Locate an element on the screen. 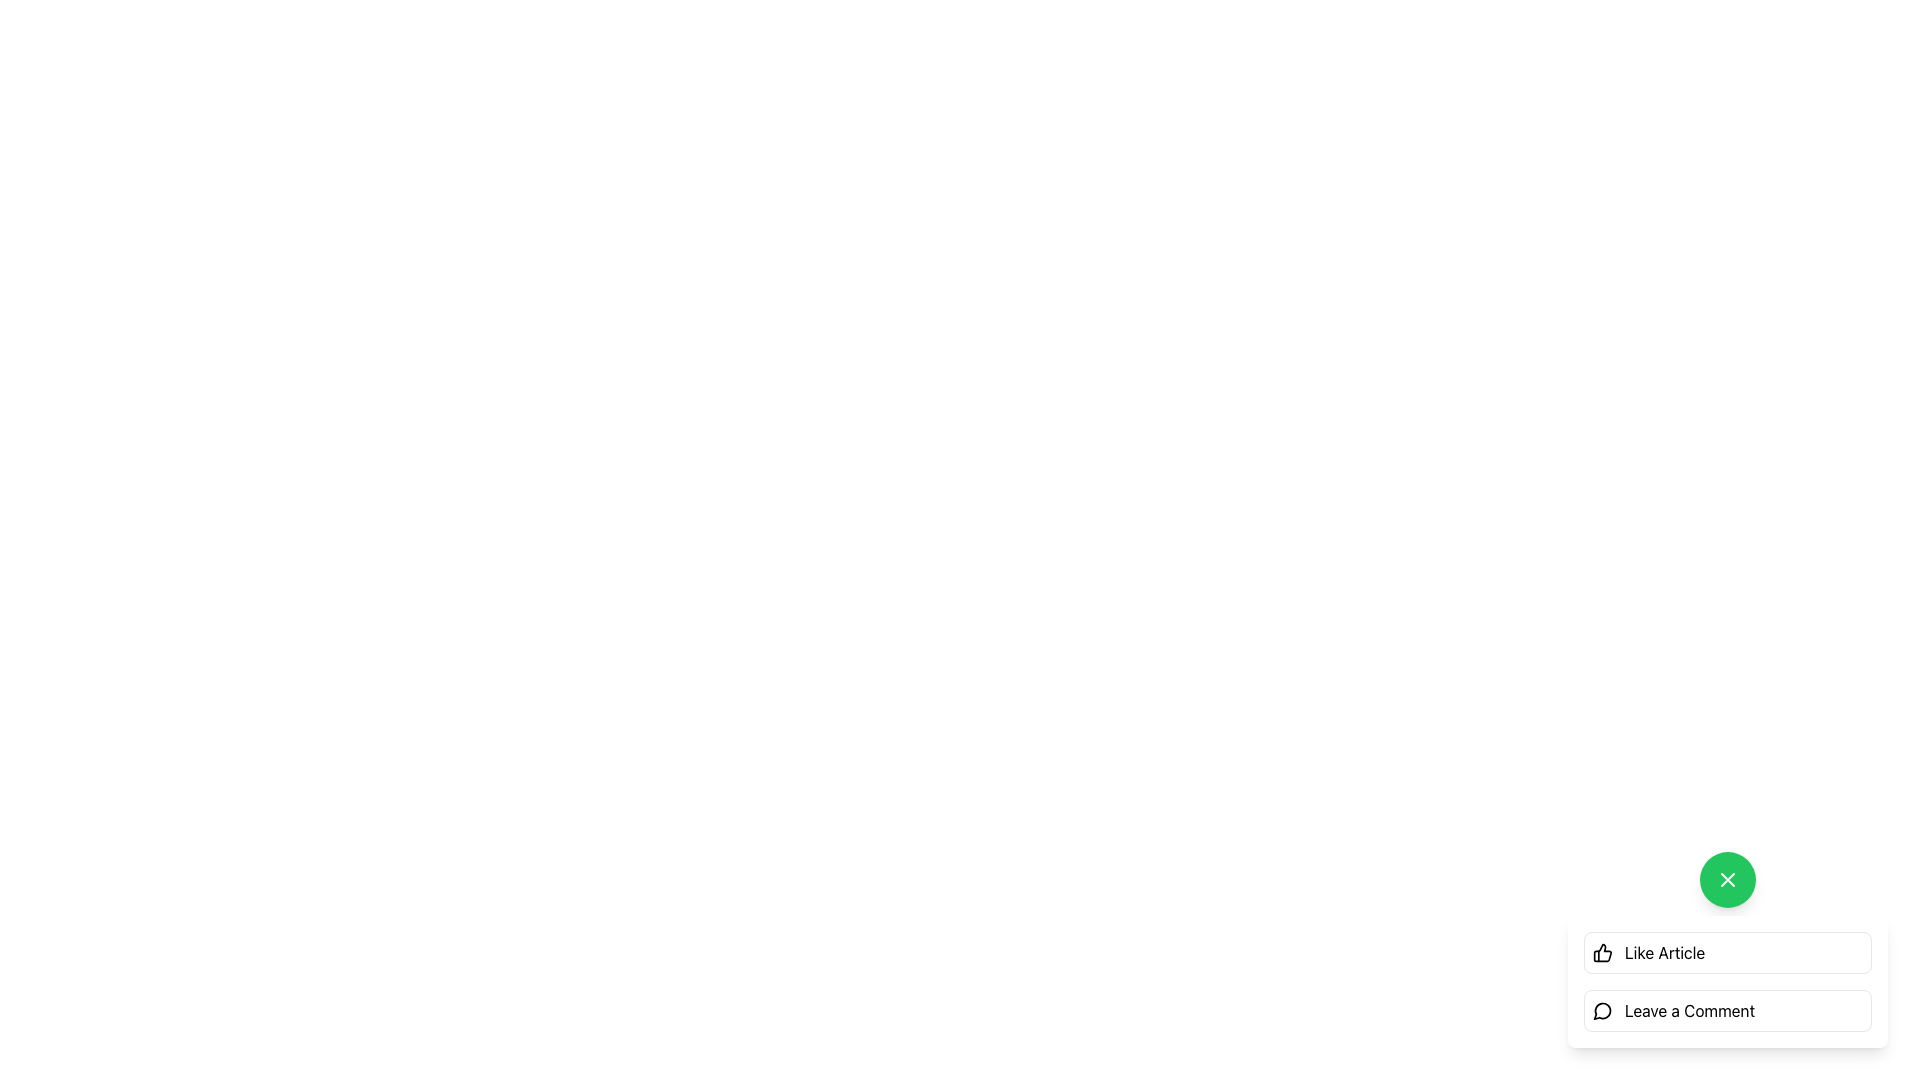 The image size is (1920, 1080). the 'Like Article' icon located in the lower right corner of the interface is located at coordinates (1603, 951).